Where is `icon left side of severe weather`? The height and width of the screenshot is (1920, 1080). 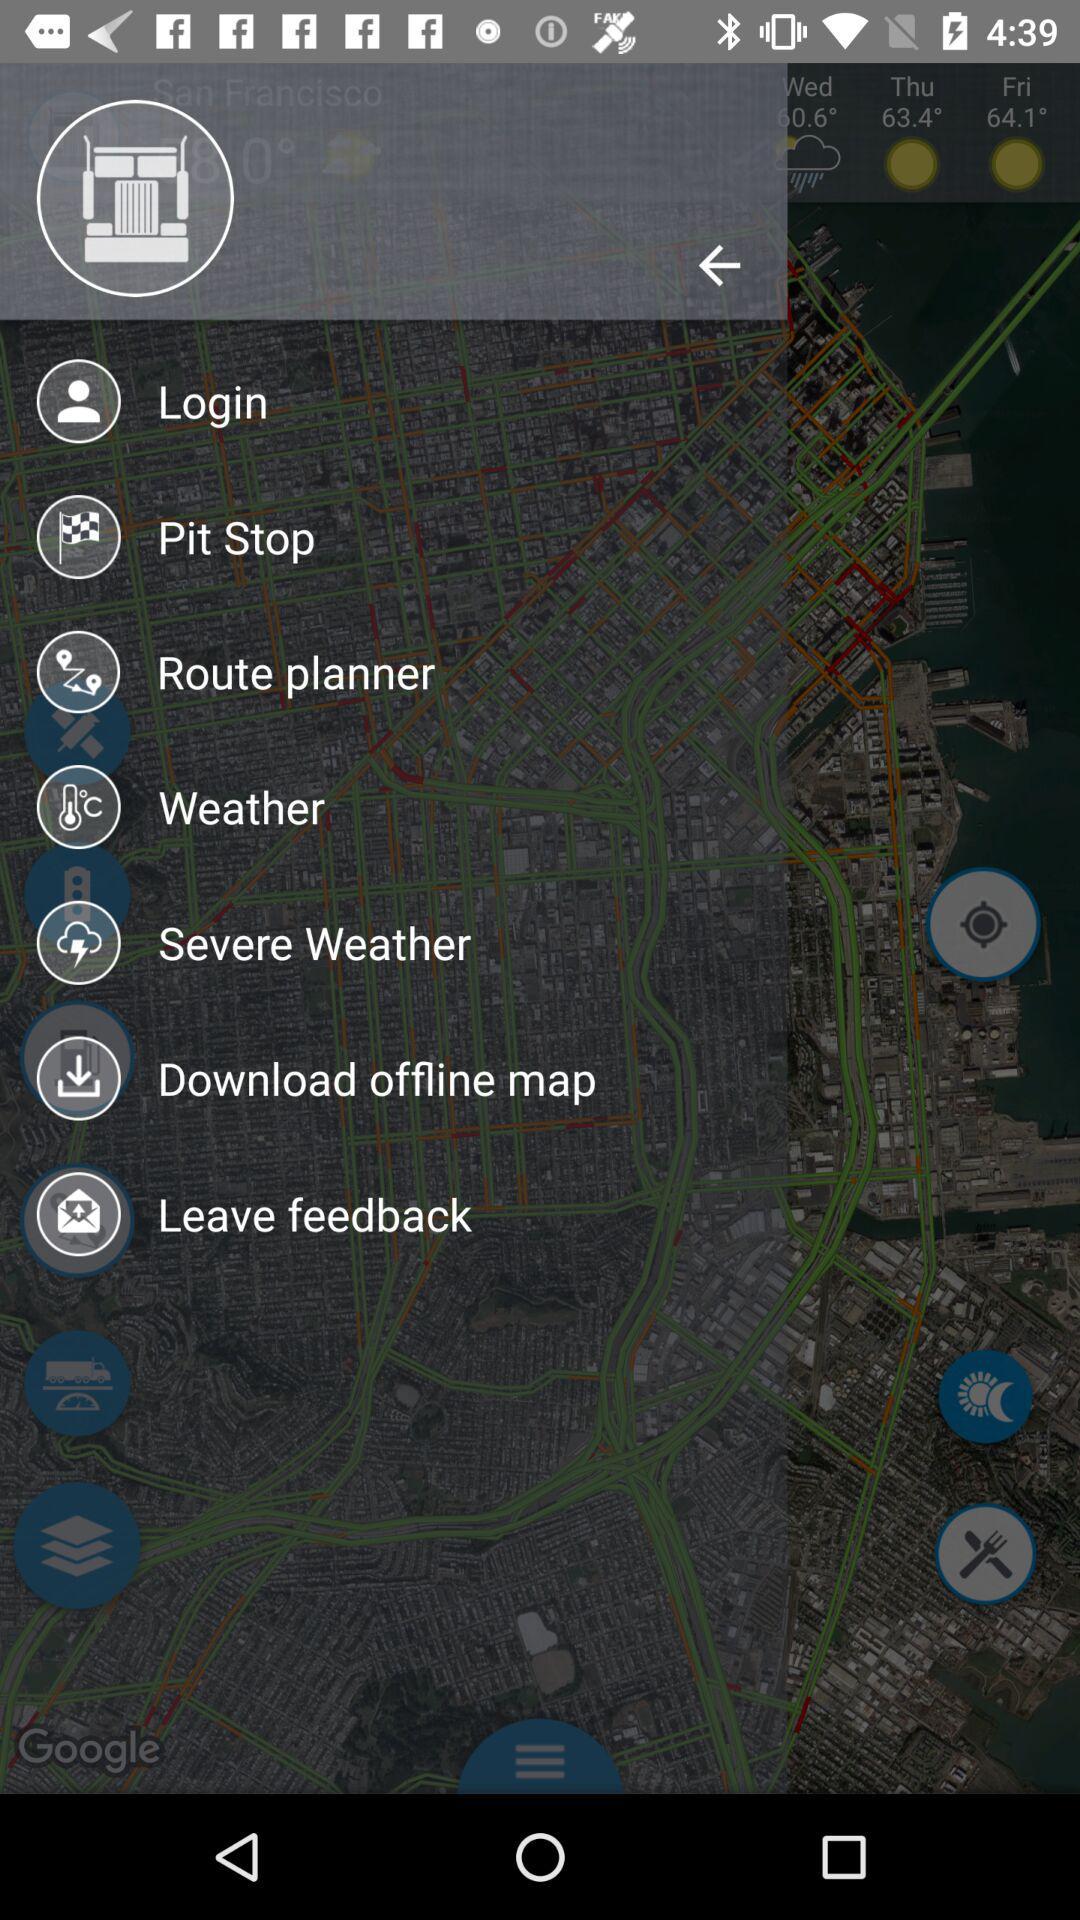
icon left side of severe weather is located at coordinates (78, 941).